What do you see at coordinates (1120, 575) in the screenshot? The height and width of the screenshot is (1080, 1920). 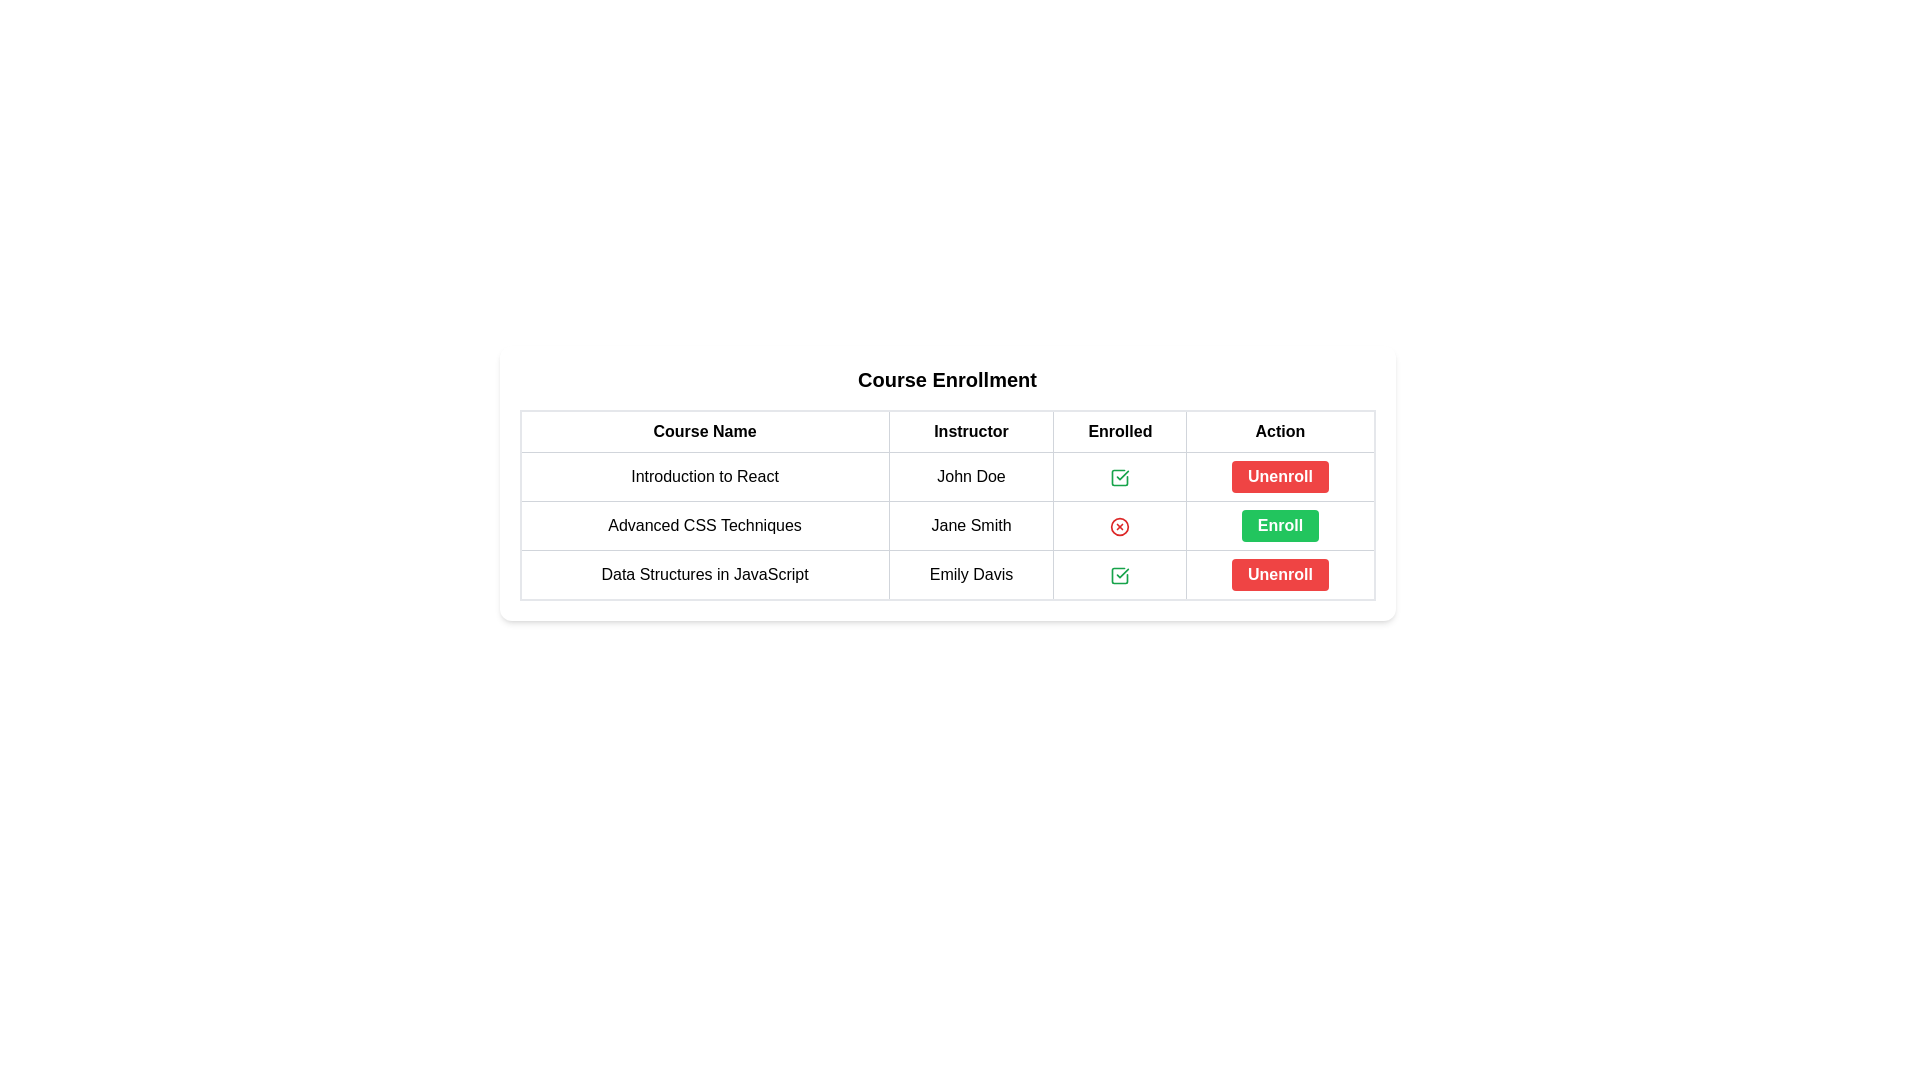 I see `the Status indicator icon for the course 'Data Structures in JavaScript' in the 'Enrolled' column of the third row, which visually indicates the enrolled status` at bounding box center [1120, 575].